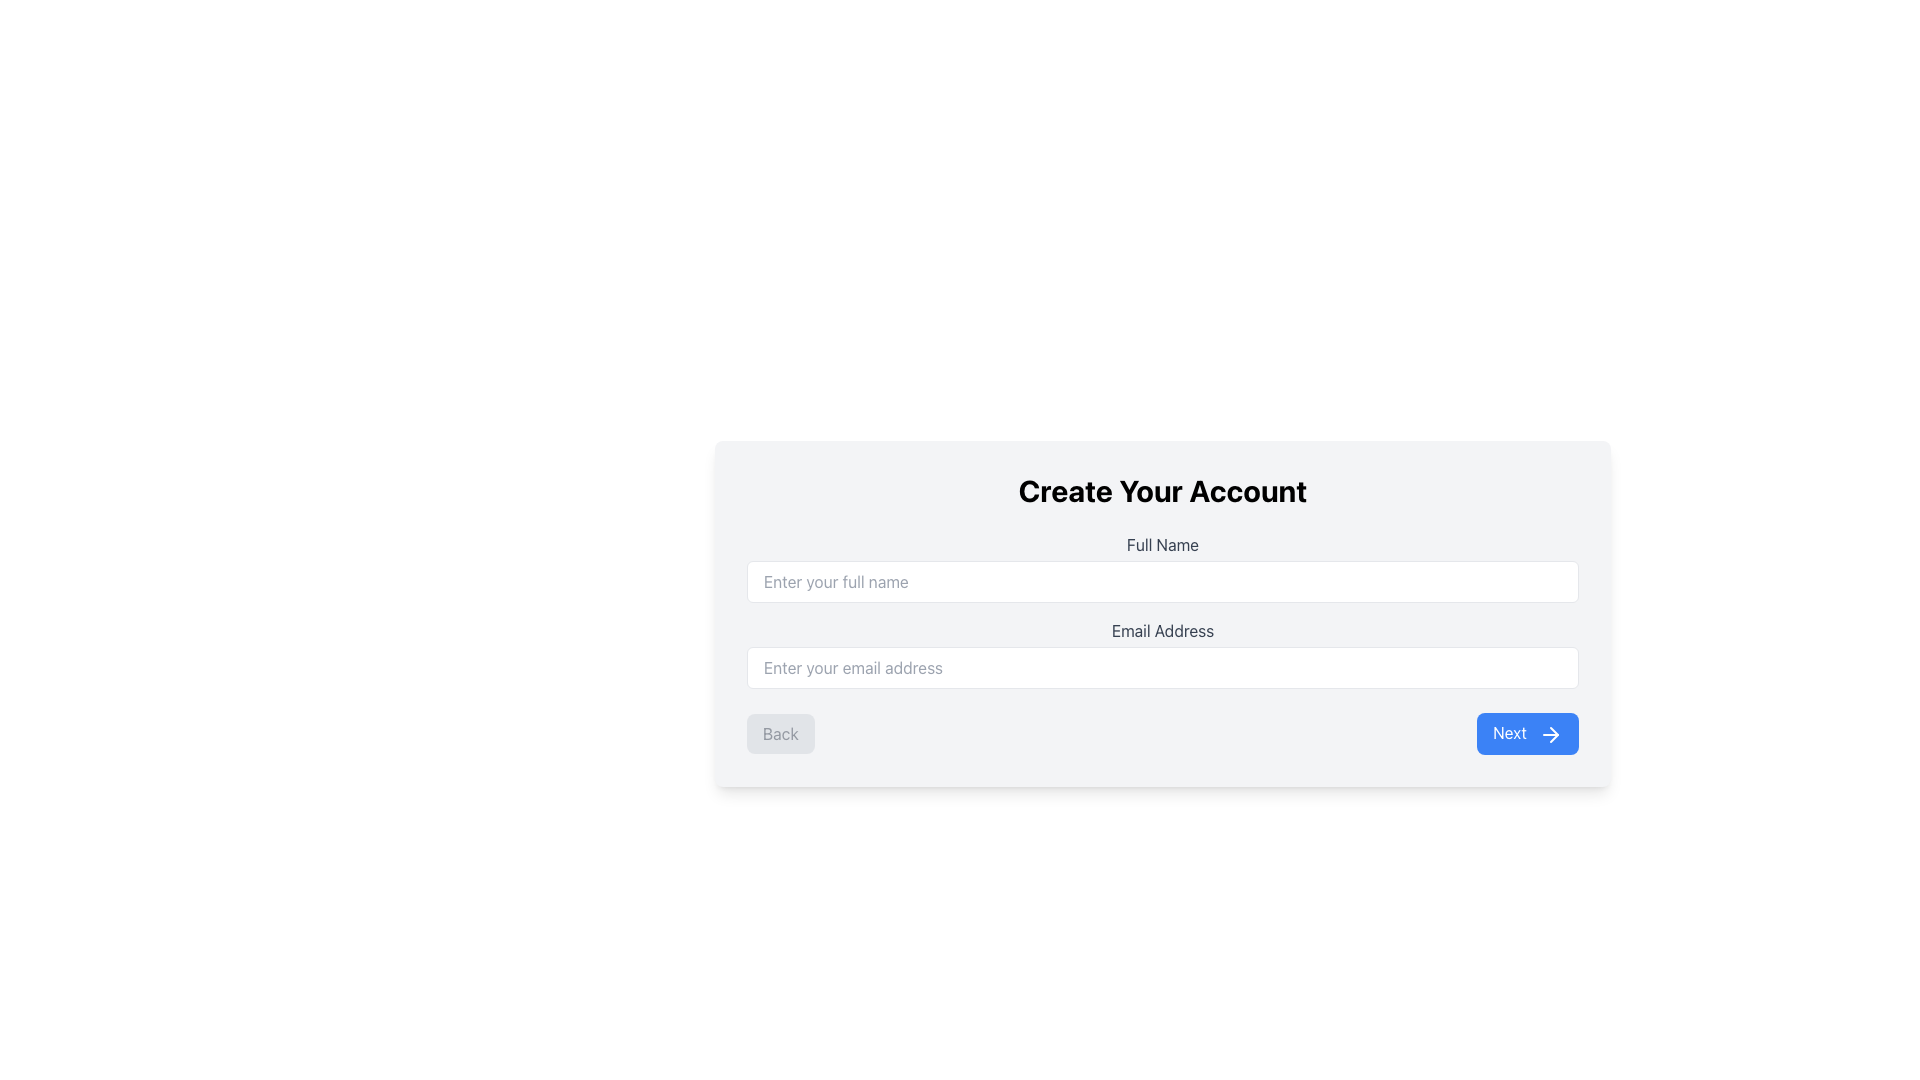  Describe the element at coordinates (1162, 490) in the screenshot. I see `title text label that says 'Create Your Account', which is prominently displayed in bold, large font above the input fields in the form` at that location.